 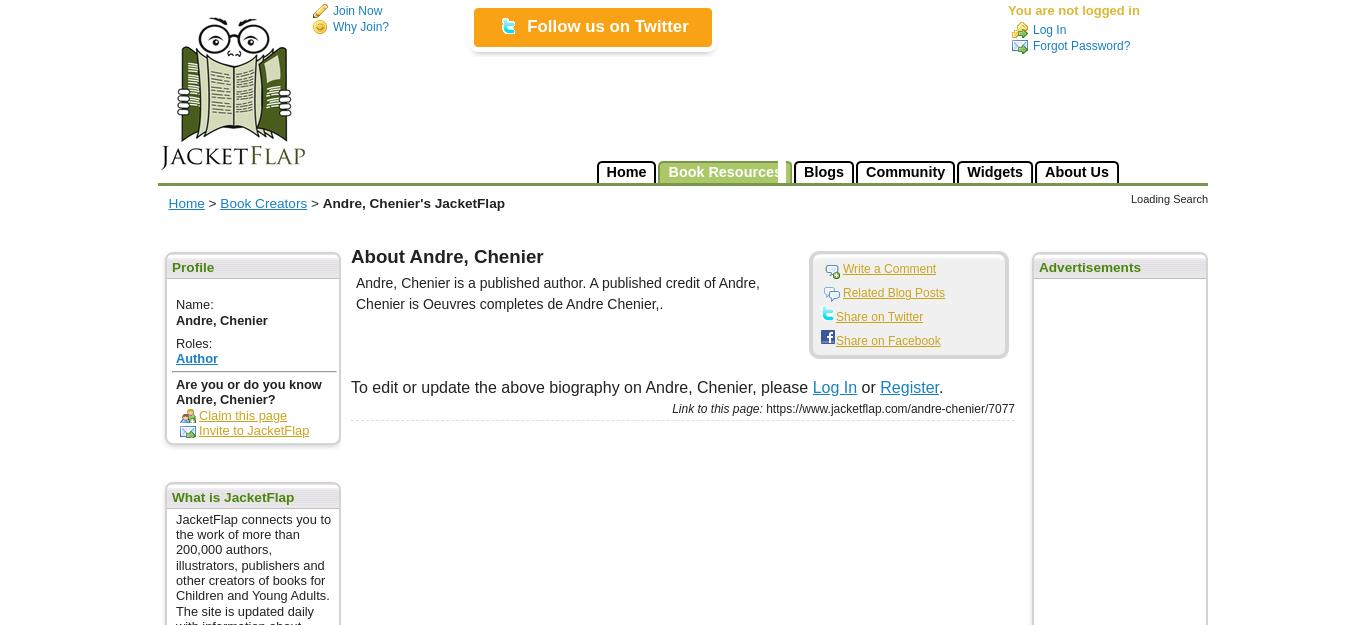 What do you see at coordinates (248, 391) in the screenshot?
I see `'Are you or do you know Andre, Chenier?'` at bounding box center [248, 391].